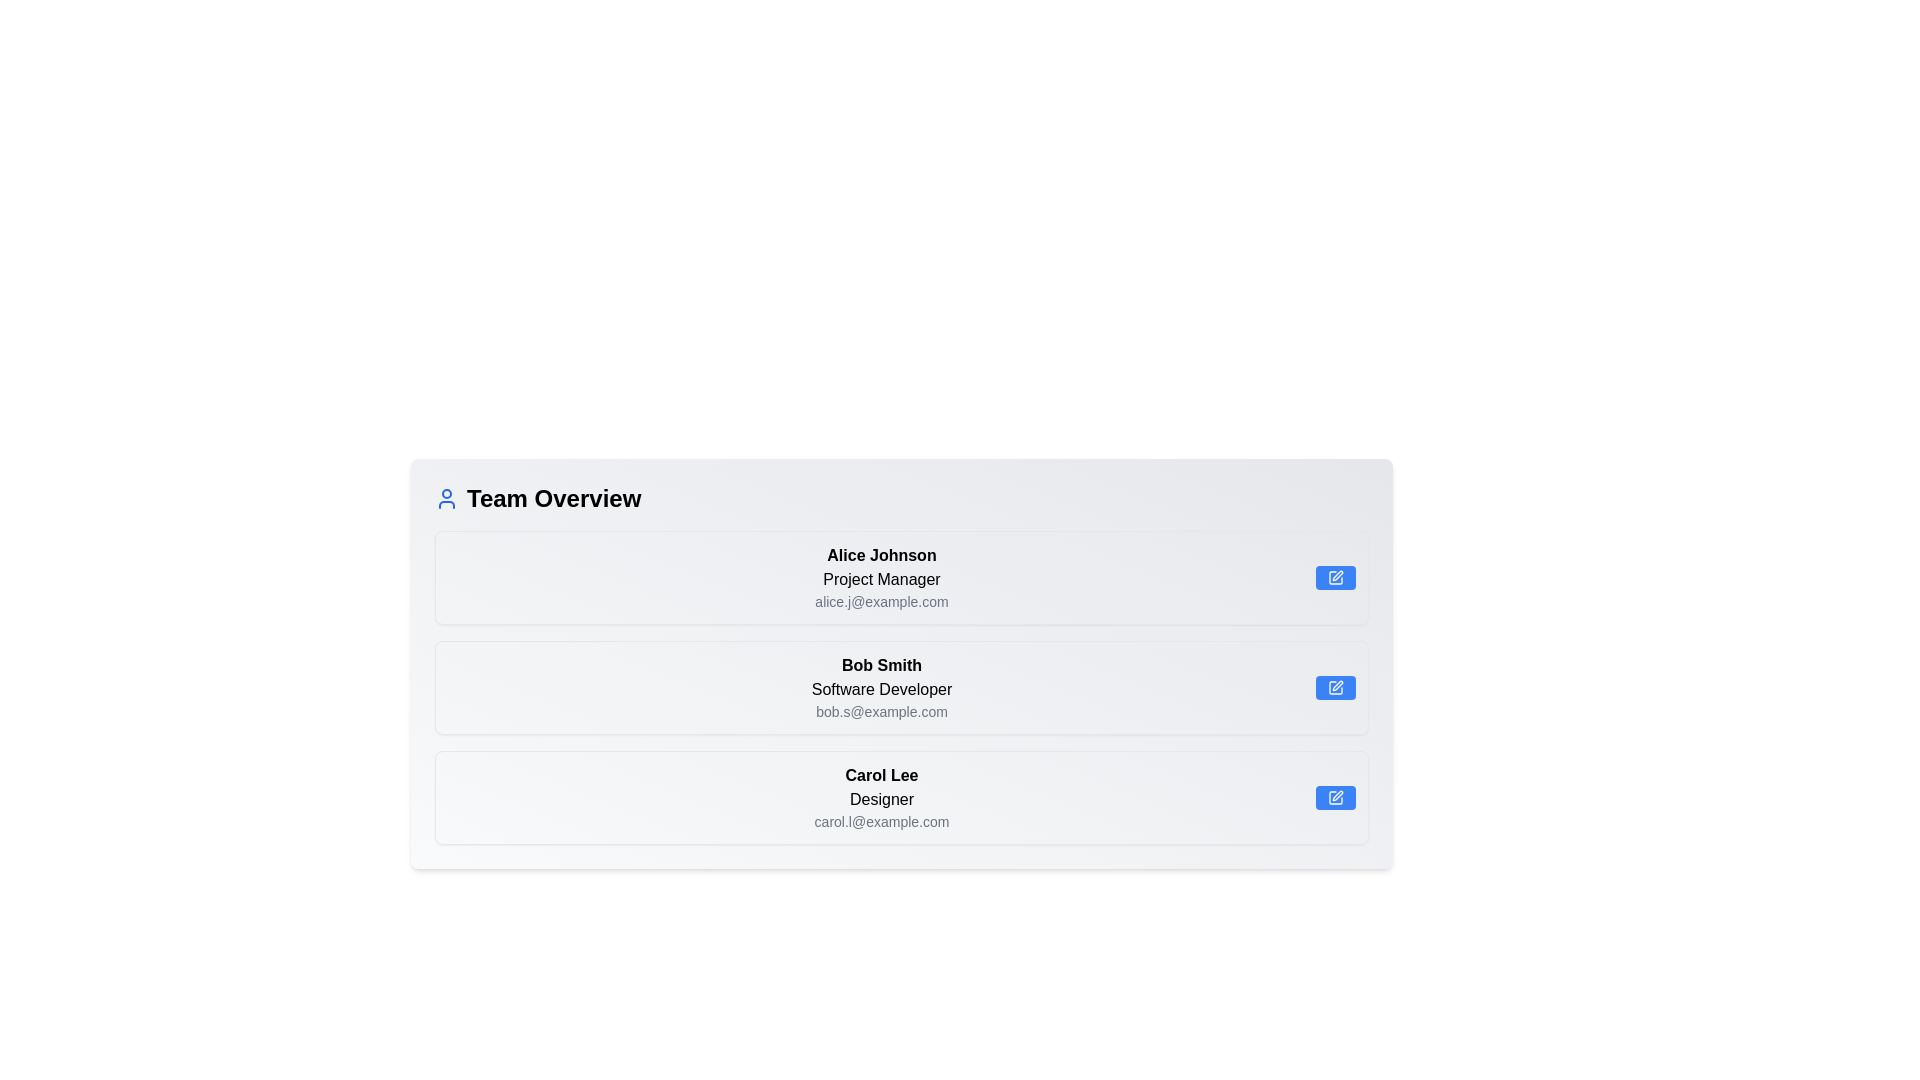  I want to click on the 'Designer' label text that describes the role of 'Carol Lee' in the Team Overview section, positioned directly below 'Carol Lee' and above 'carol.l@example.com', so click(881, 798).